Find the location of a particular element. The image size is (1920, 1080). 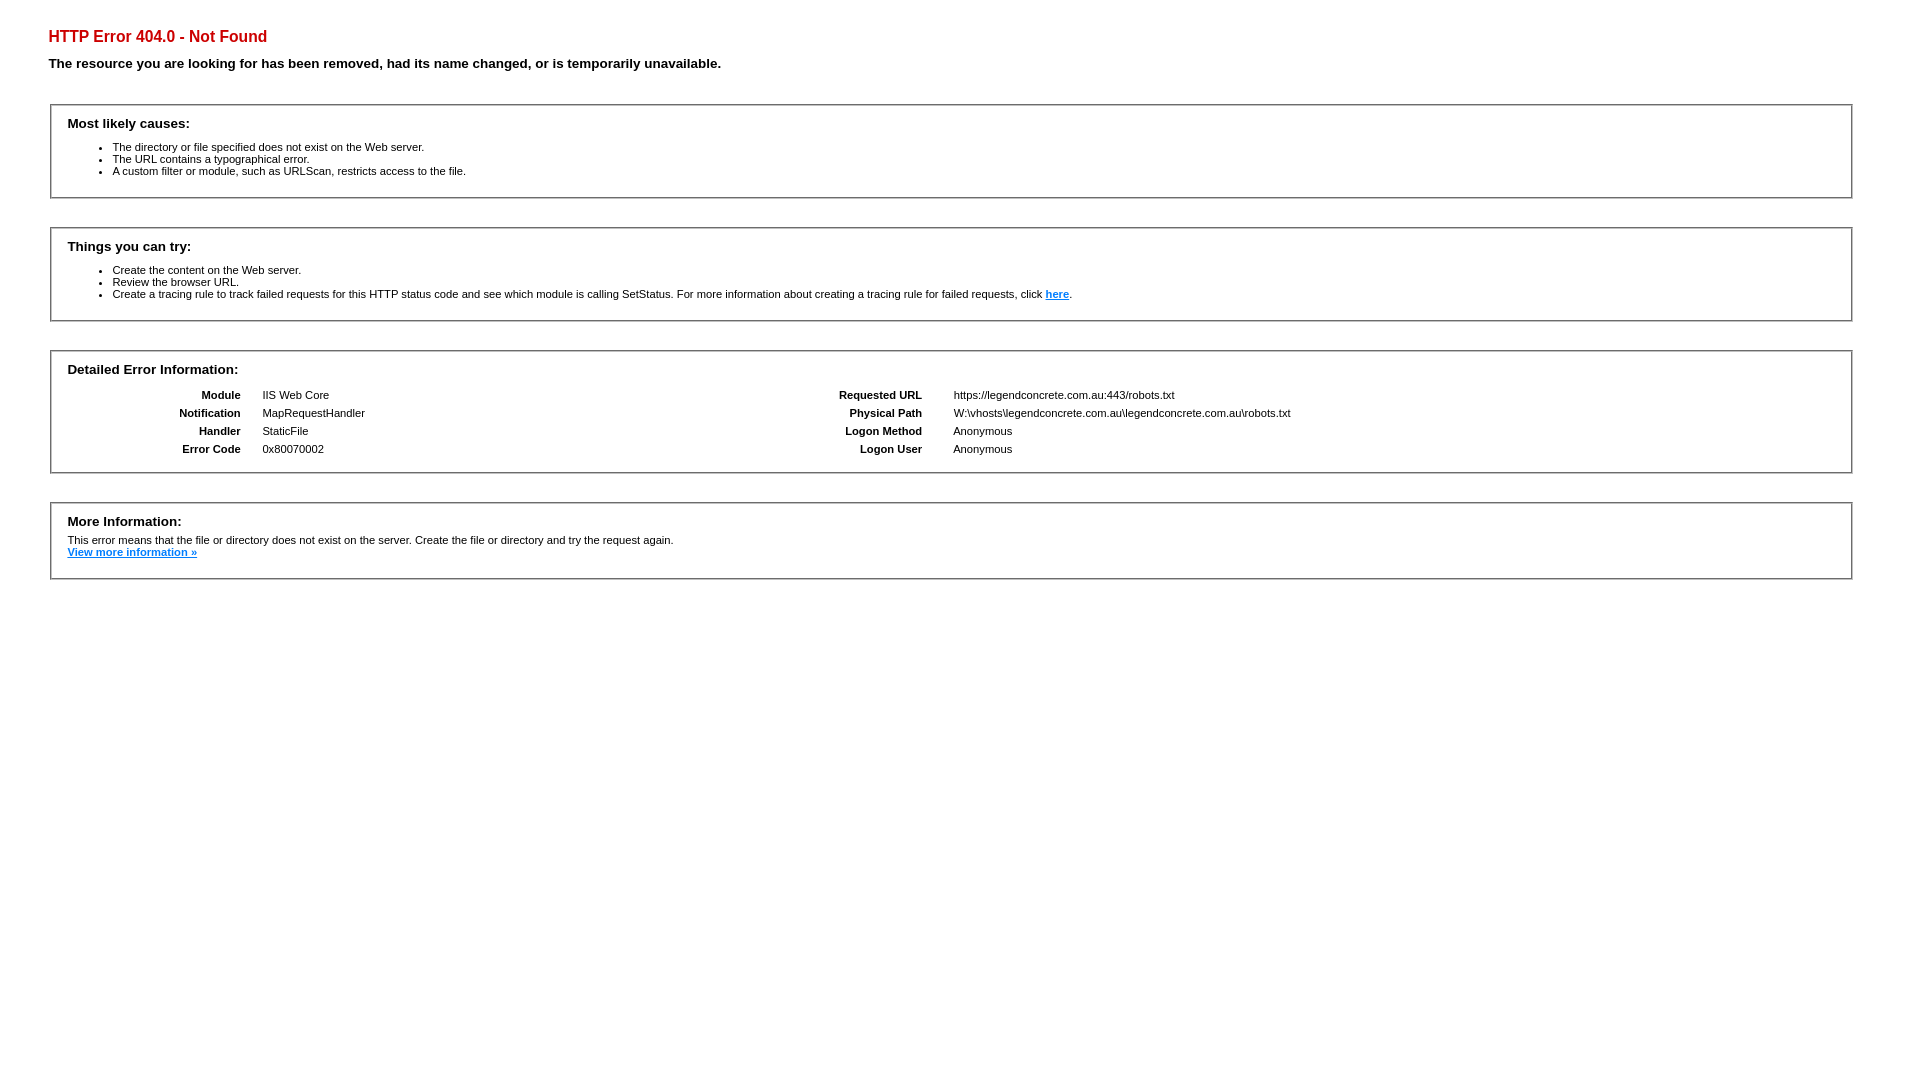

'here' is located at coordinates (1056, 293).